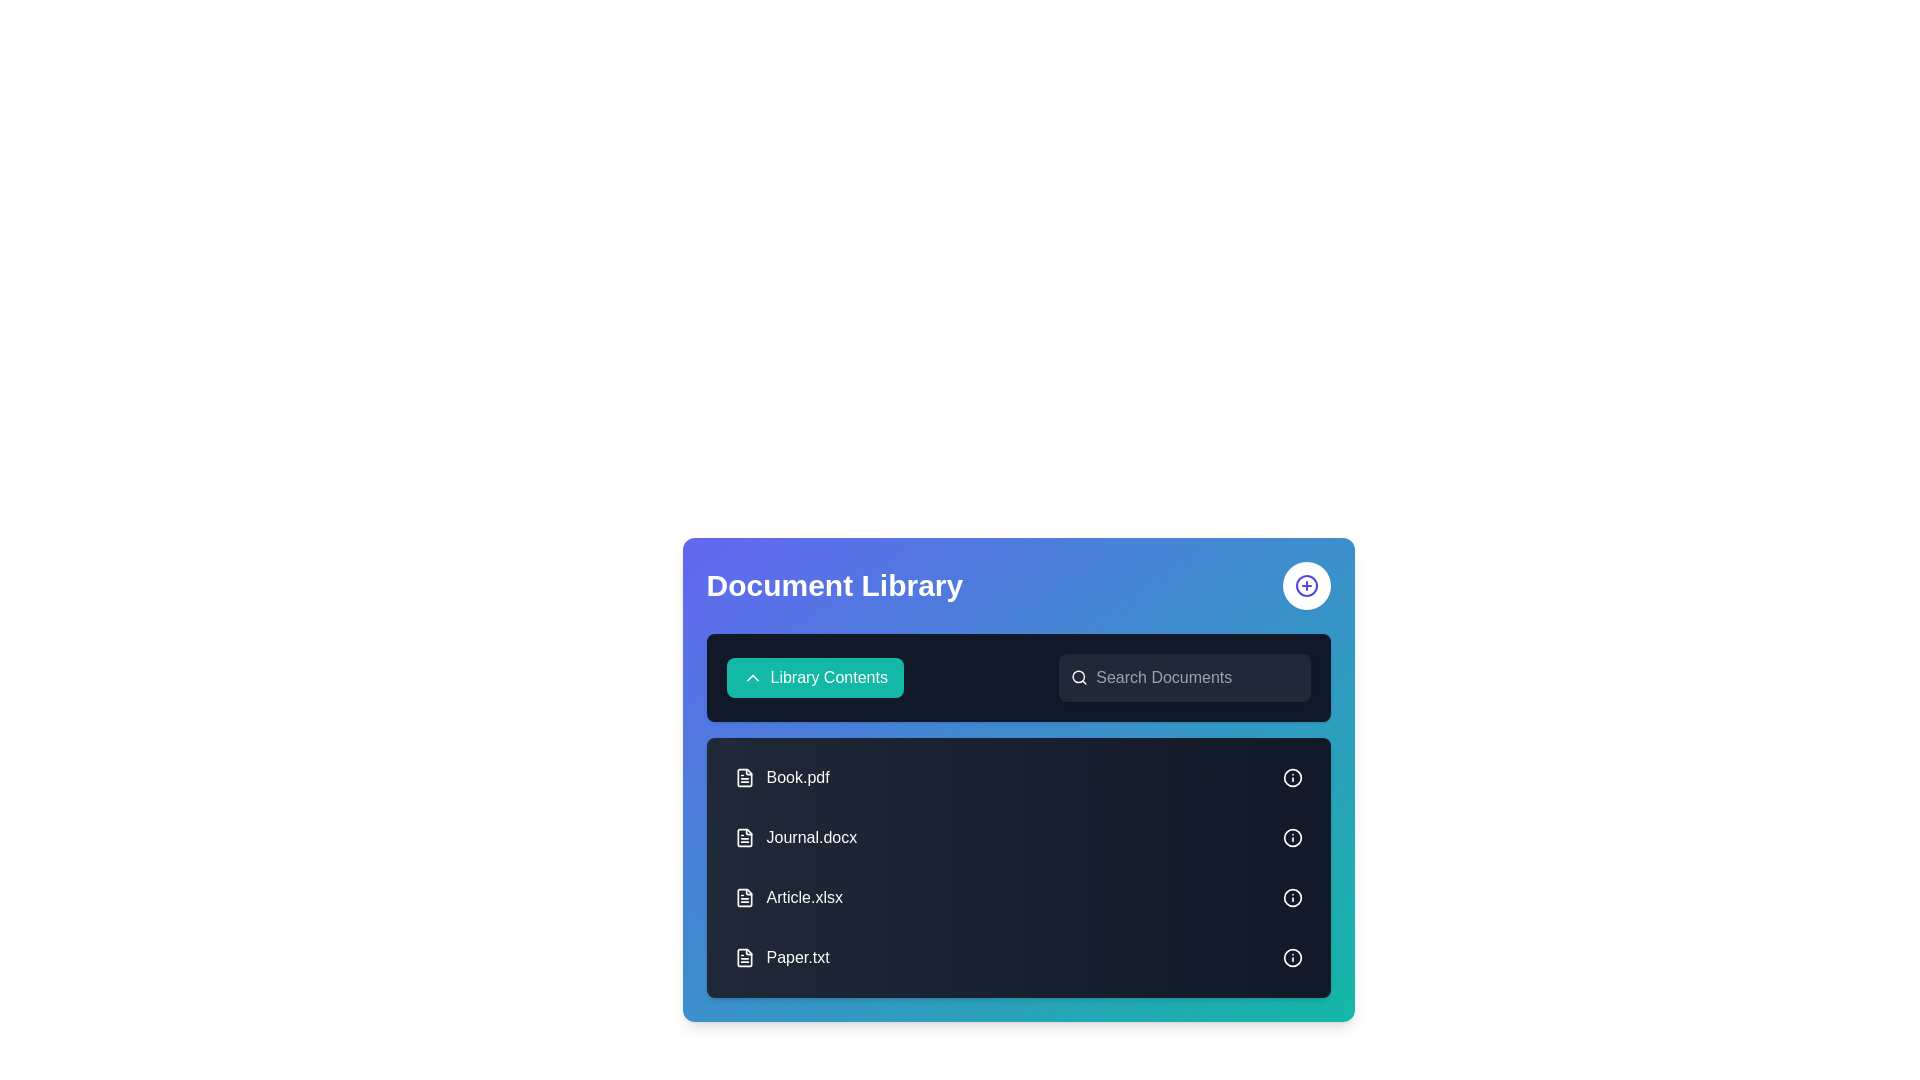  Describe the element at coordinates (743, 837) in the screenshot. I see `the file document icon next to the text 'Journal.docx' in the Document Library section` at that location.